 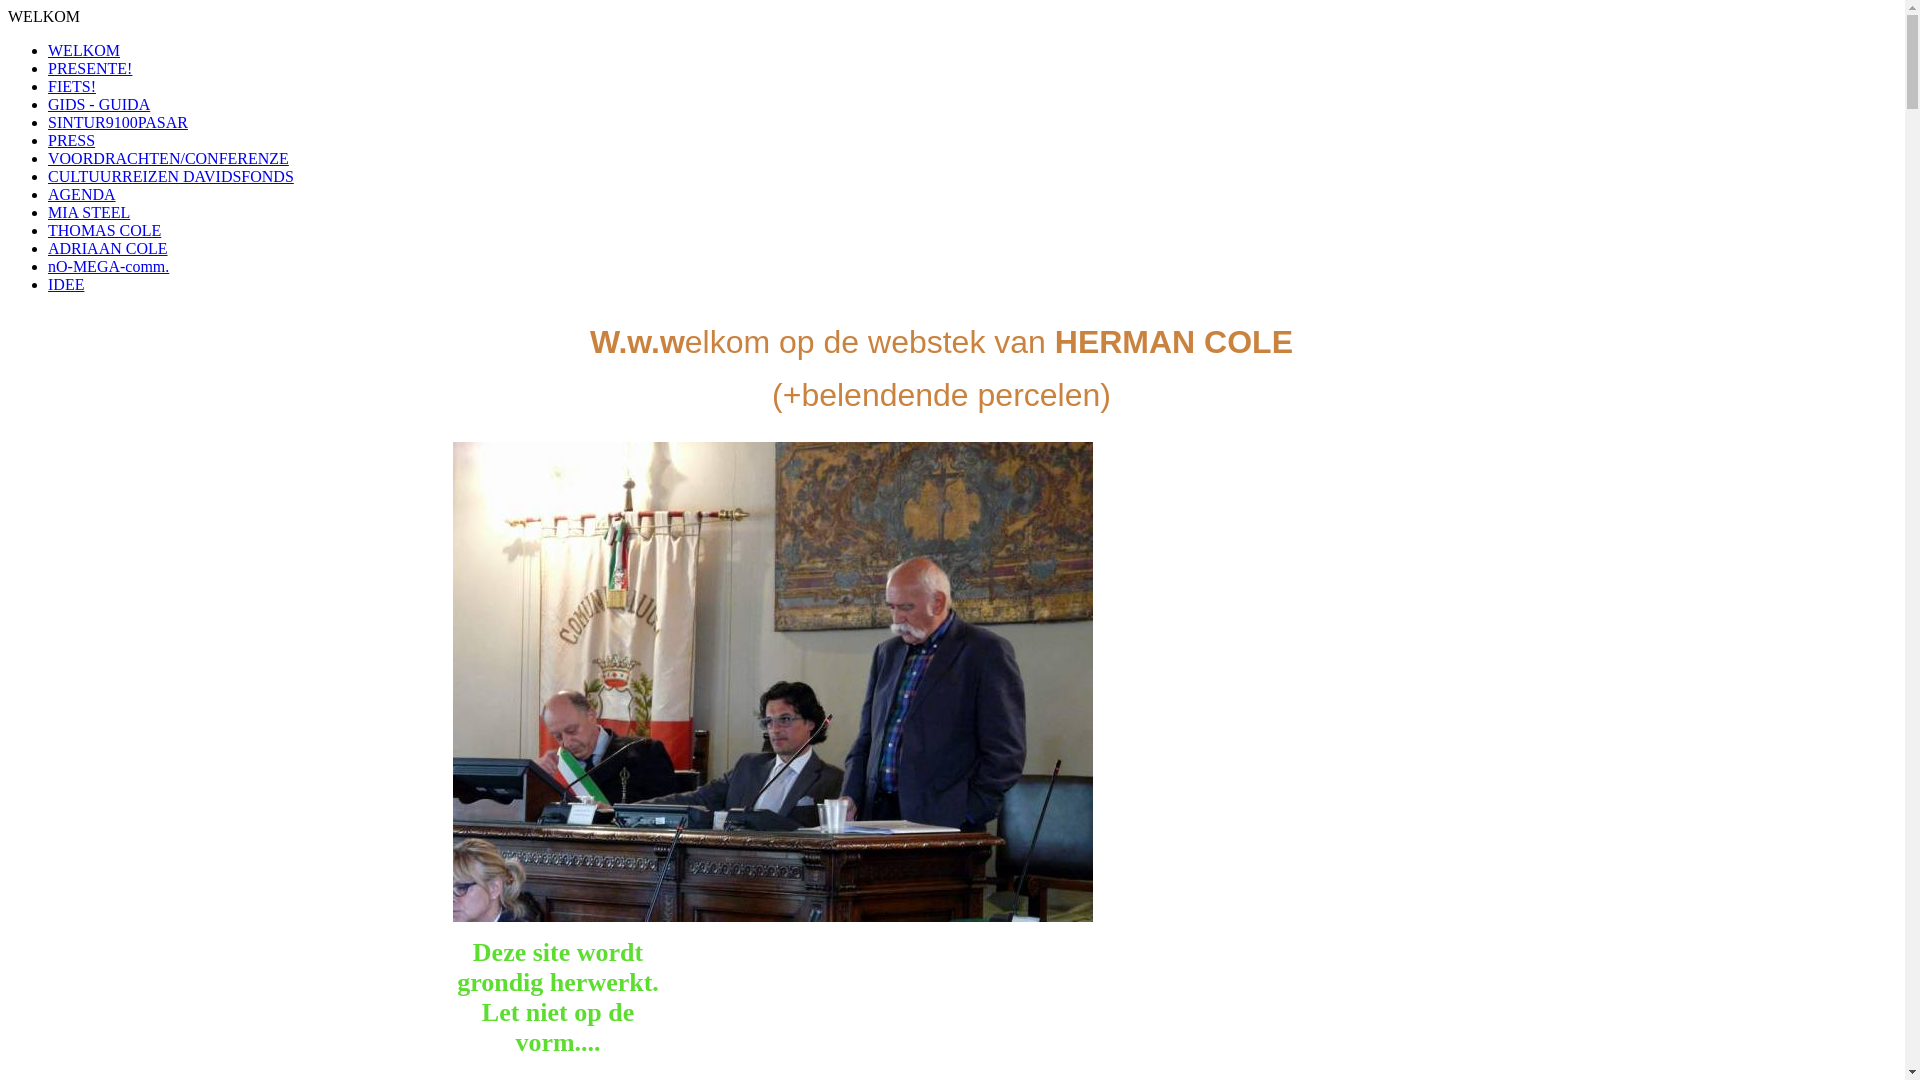 I want to click on 'MIA STEEL', so click(x=48, y=212).